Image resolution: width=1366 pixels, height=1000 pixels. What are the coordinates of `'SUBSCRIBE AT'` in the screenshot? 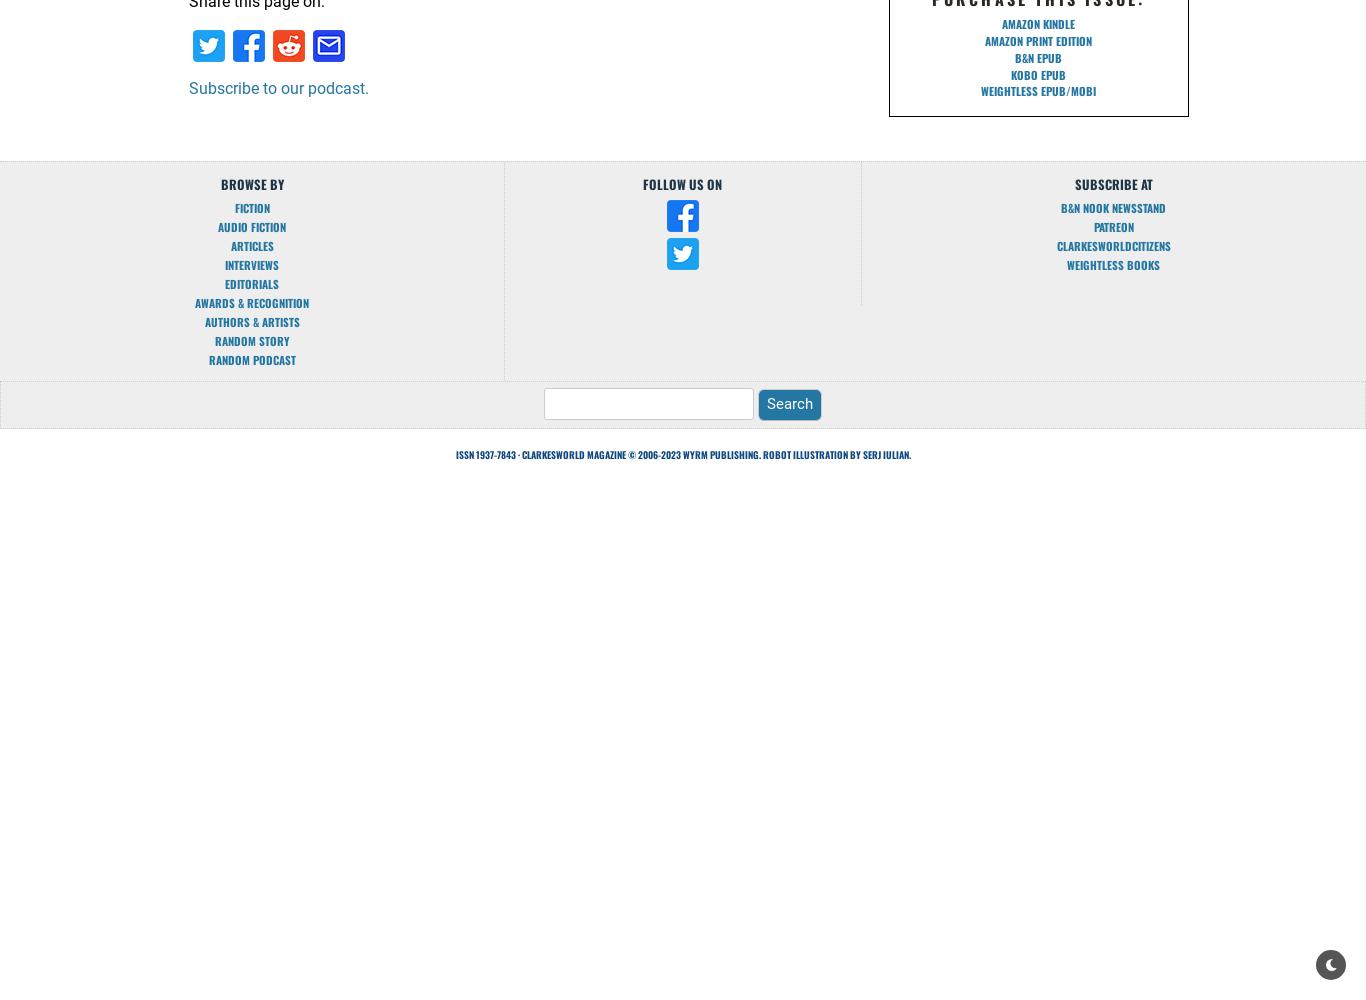 It's located at (1112, 183).